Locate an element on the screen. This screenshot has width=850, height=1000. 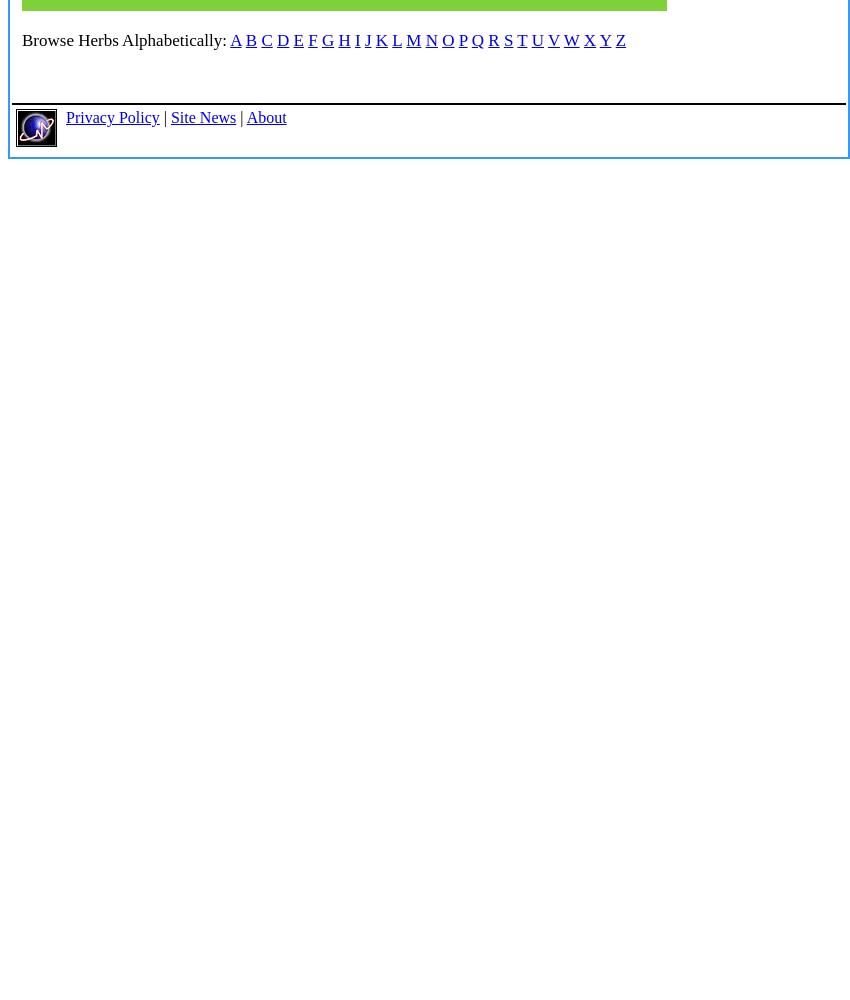
'M' is located at coordinates (413, 40).